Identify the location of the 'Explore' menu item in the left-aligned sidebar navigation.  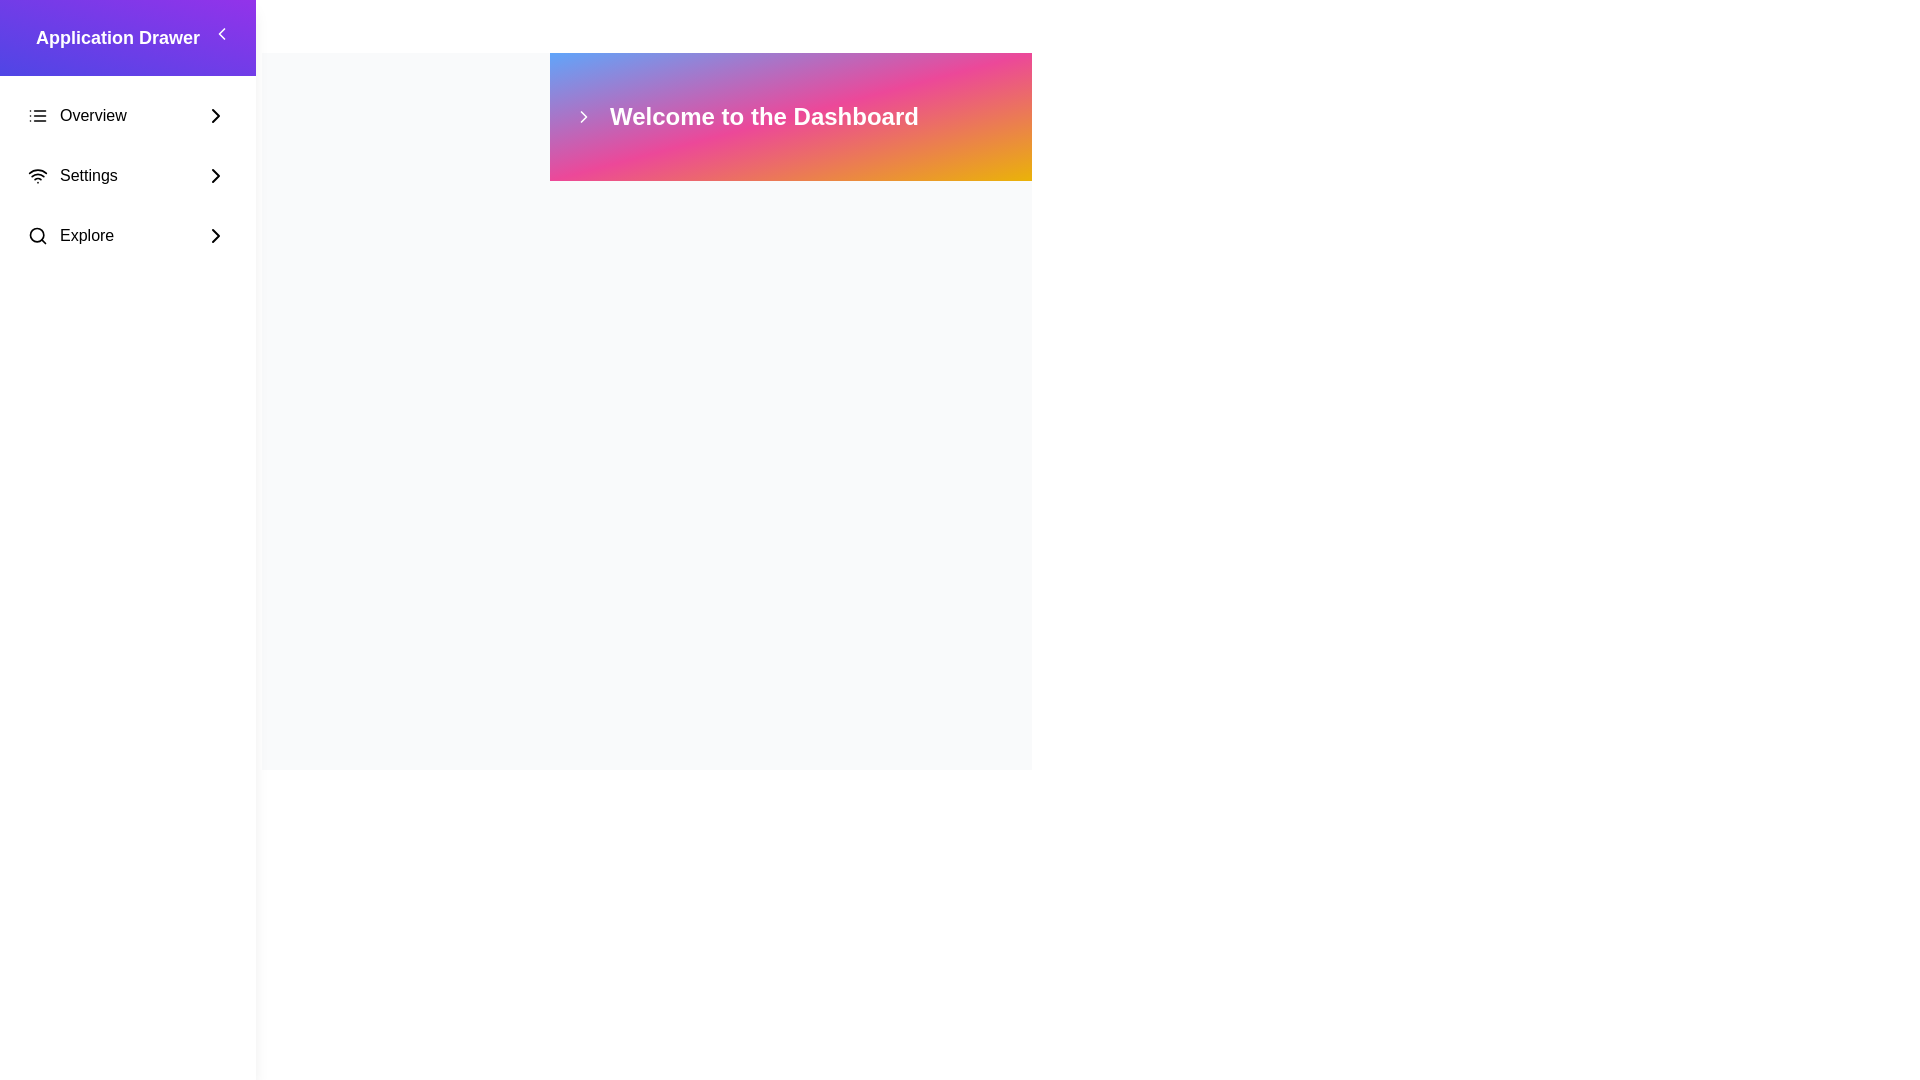
(127, 234).